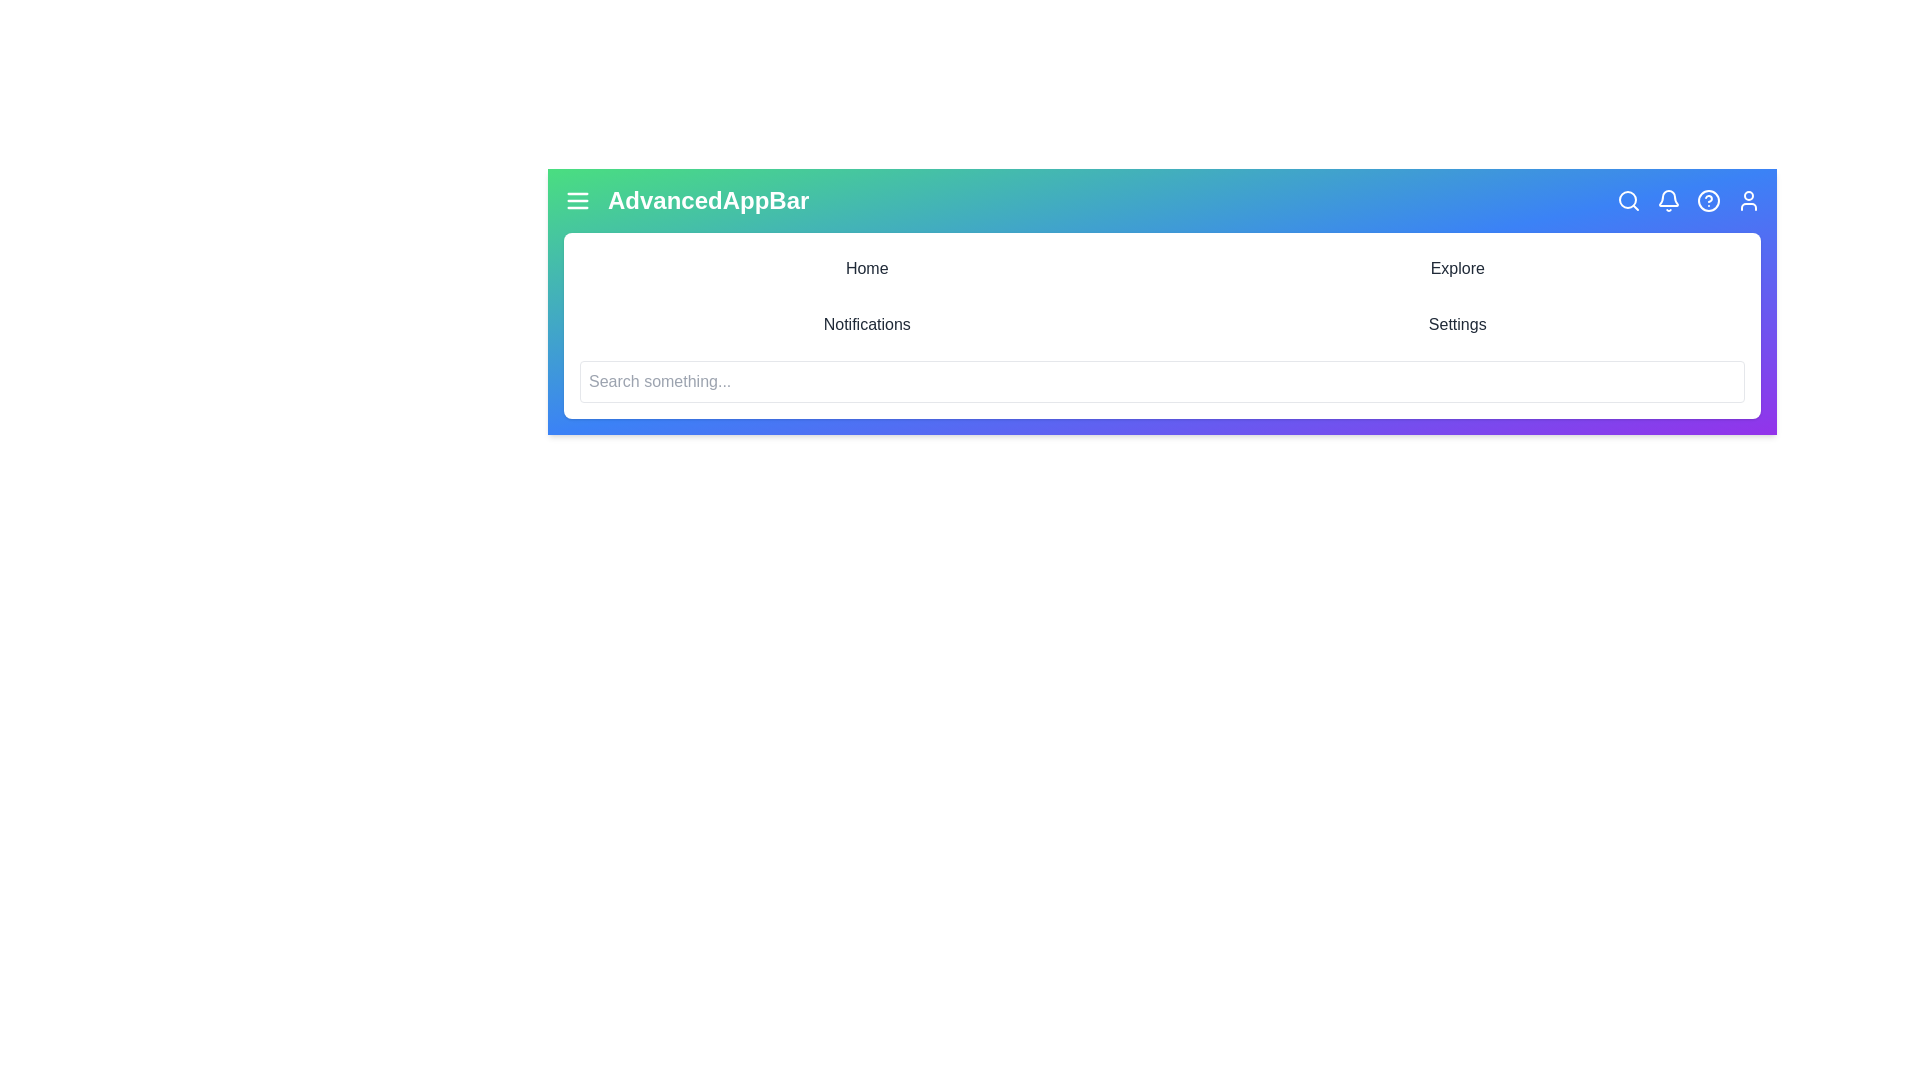 This screenshot has width=1920, height=1080. I want to click on the User icon to trigger its functionality, so click(1747, 200).